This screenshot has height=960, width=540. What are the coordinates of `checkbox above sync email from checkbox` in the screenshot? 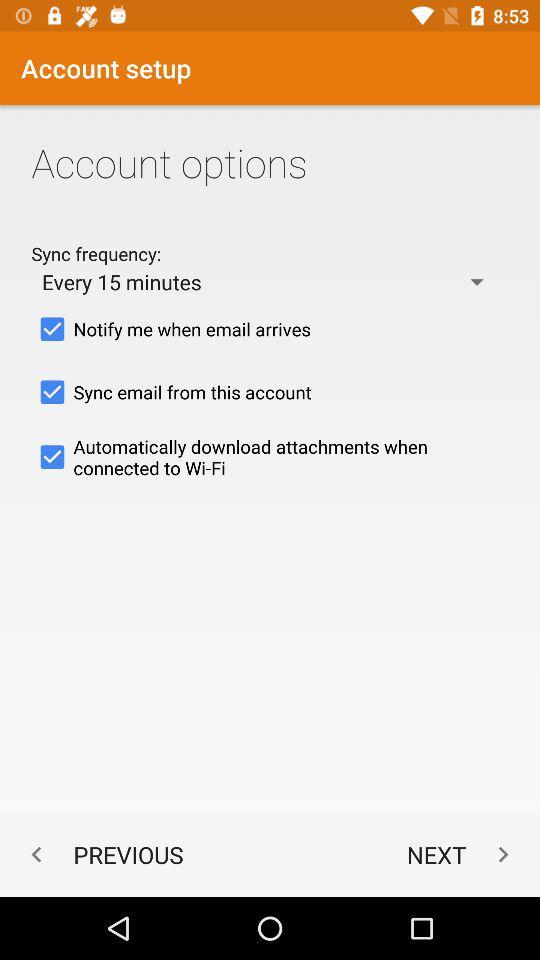 It's located at (270, 329).